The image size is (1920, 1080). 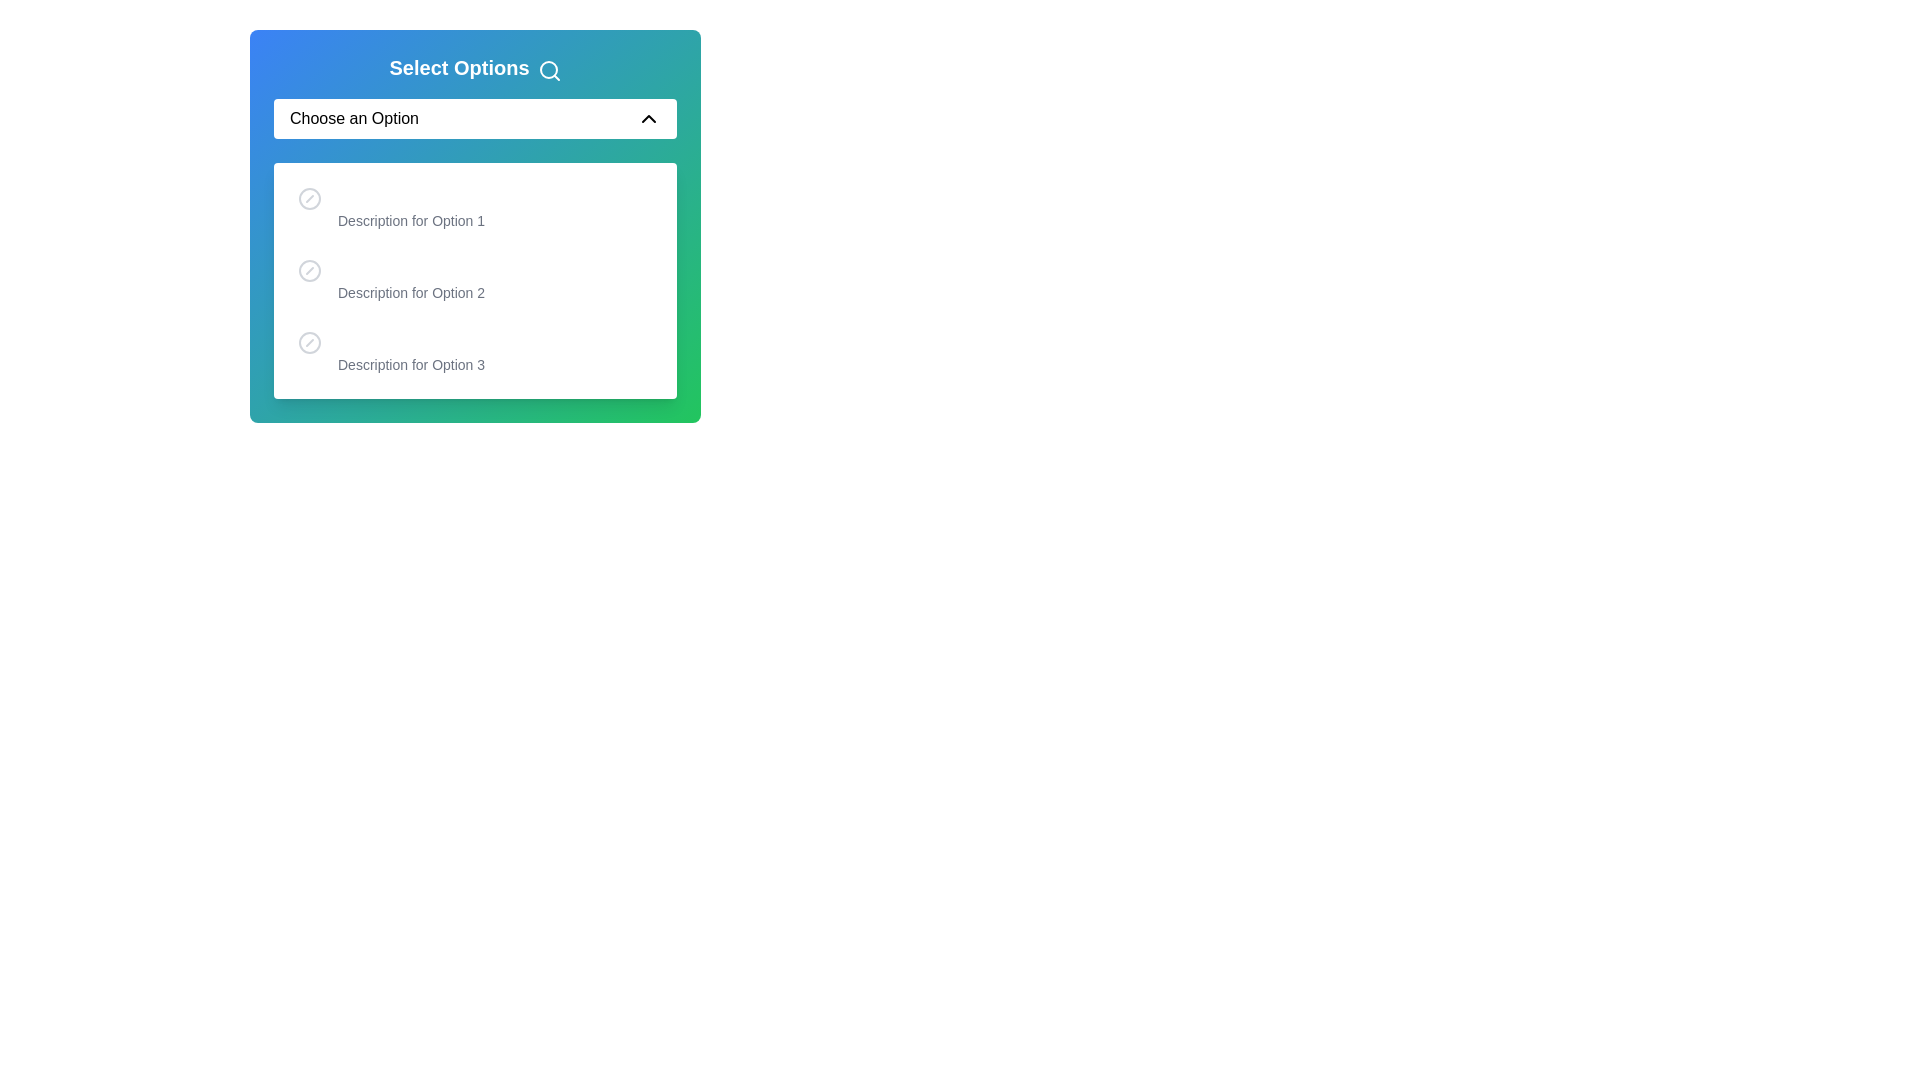 What do you see at coordinates (309, 197) in the screenshot?
I see `the Circle icon that visually represents an inactive state, located to the left of the text label 'Description for Option 1' in the first list item` at bounding box center [309, 197].